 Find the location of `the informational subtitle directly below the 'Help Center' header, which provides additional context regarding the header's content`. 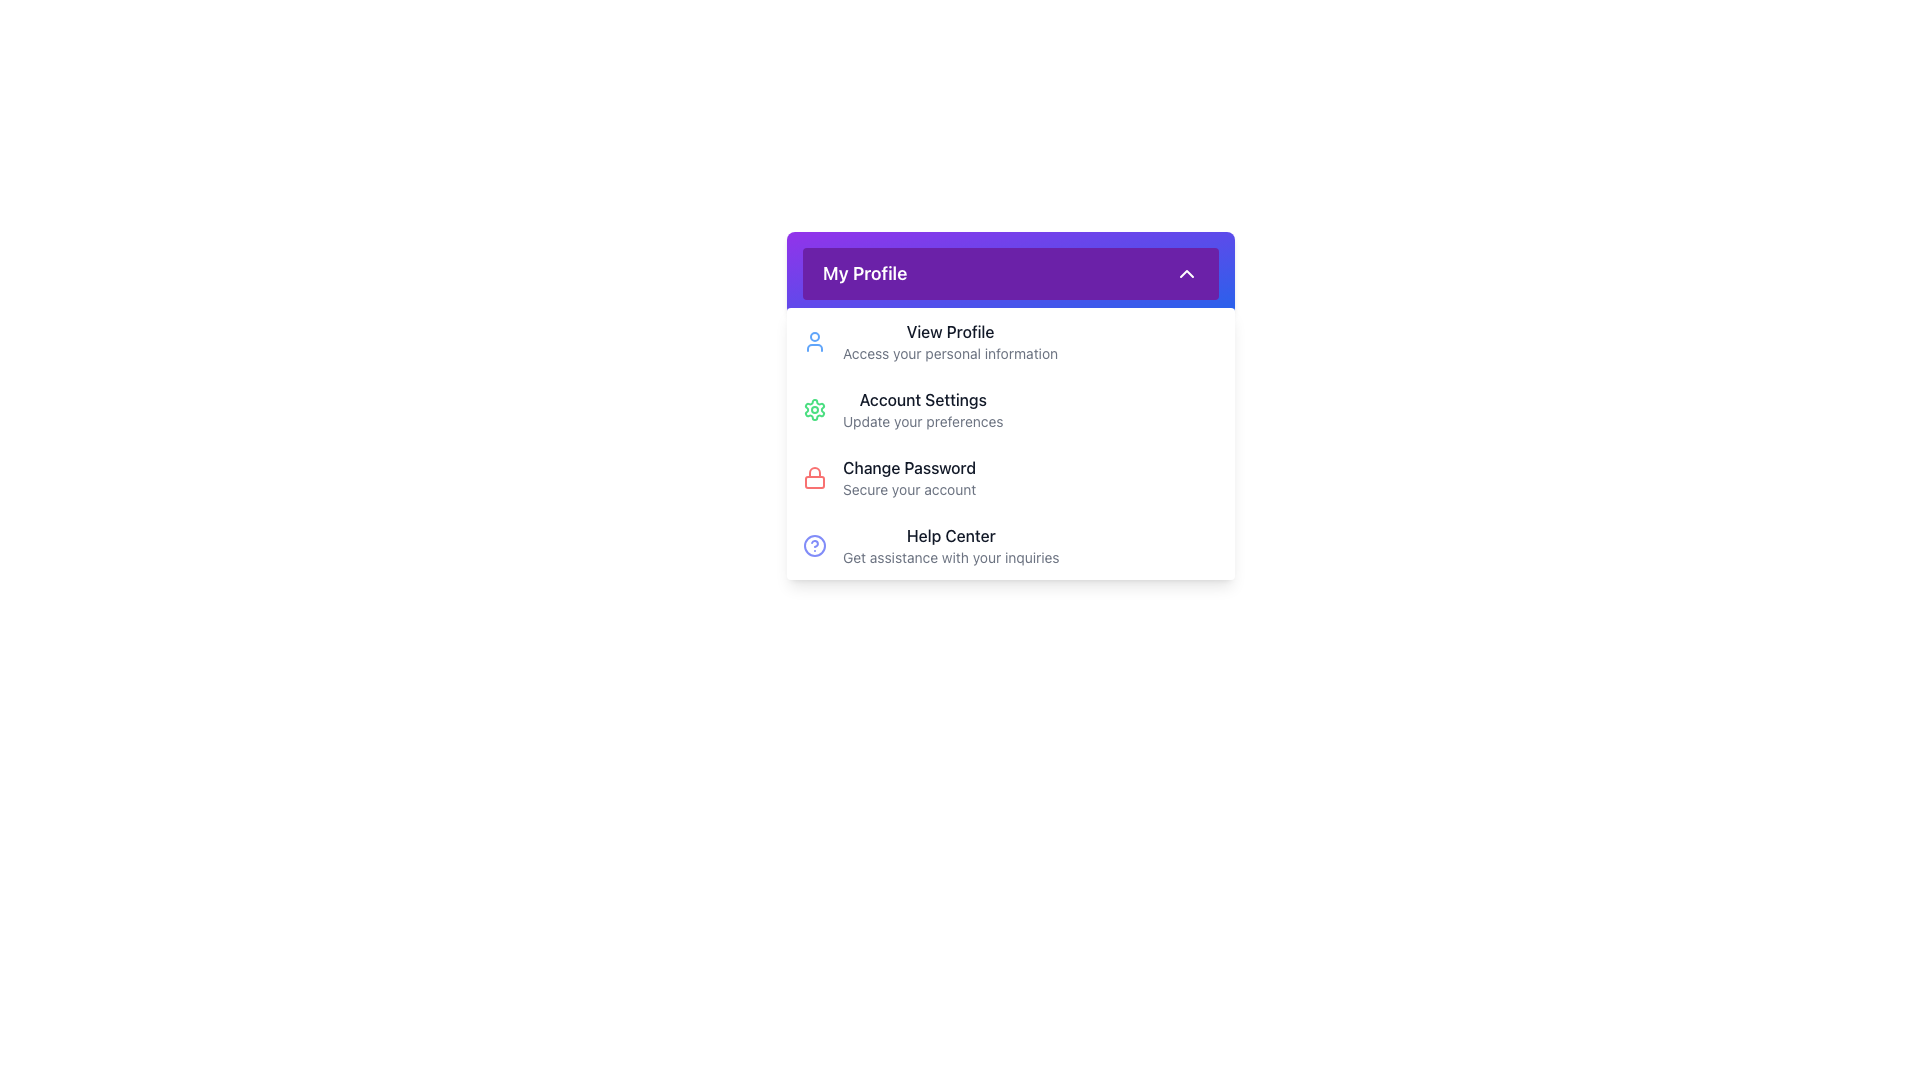

the informational subtitle directly below the 'Help Center' header, which provides additional context regarding the header's content is located at coordinates (950, 558).